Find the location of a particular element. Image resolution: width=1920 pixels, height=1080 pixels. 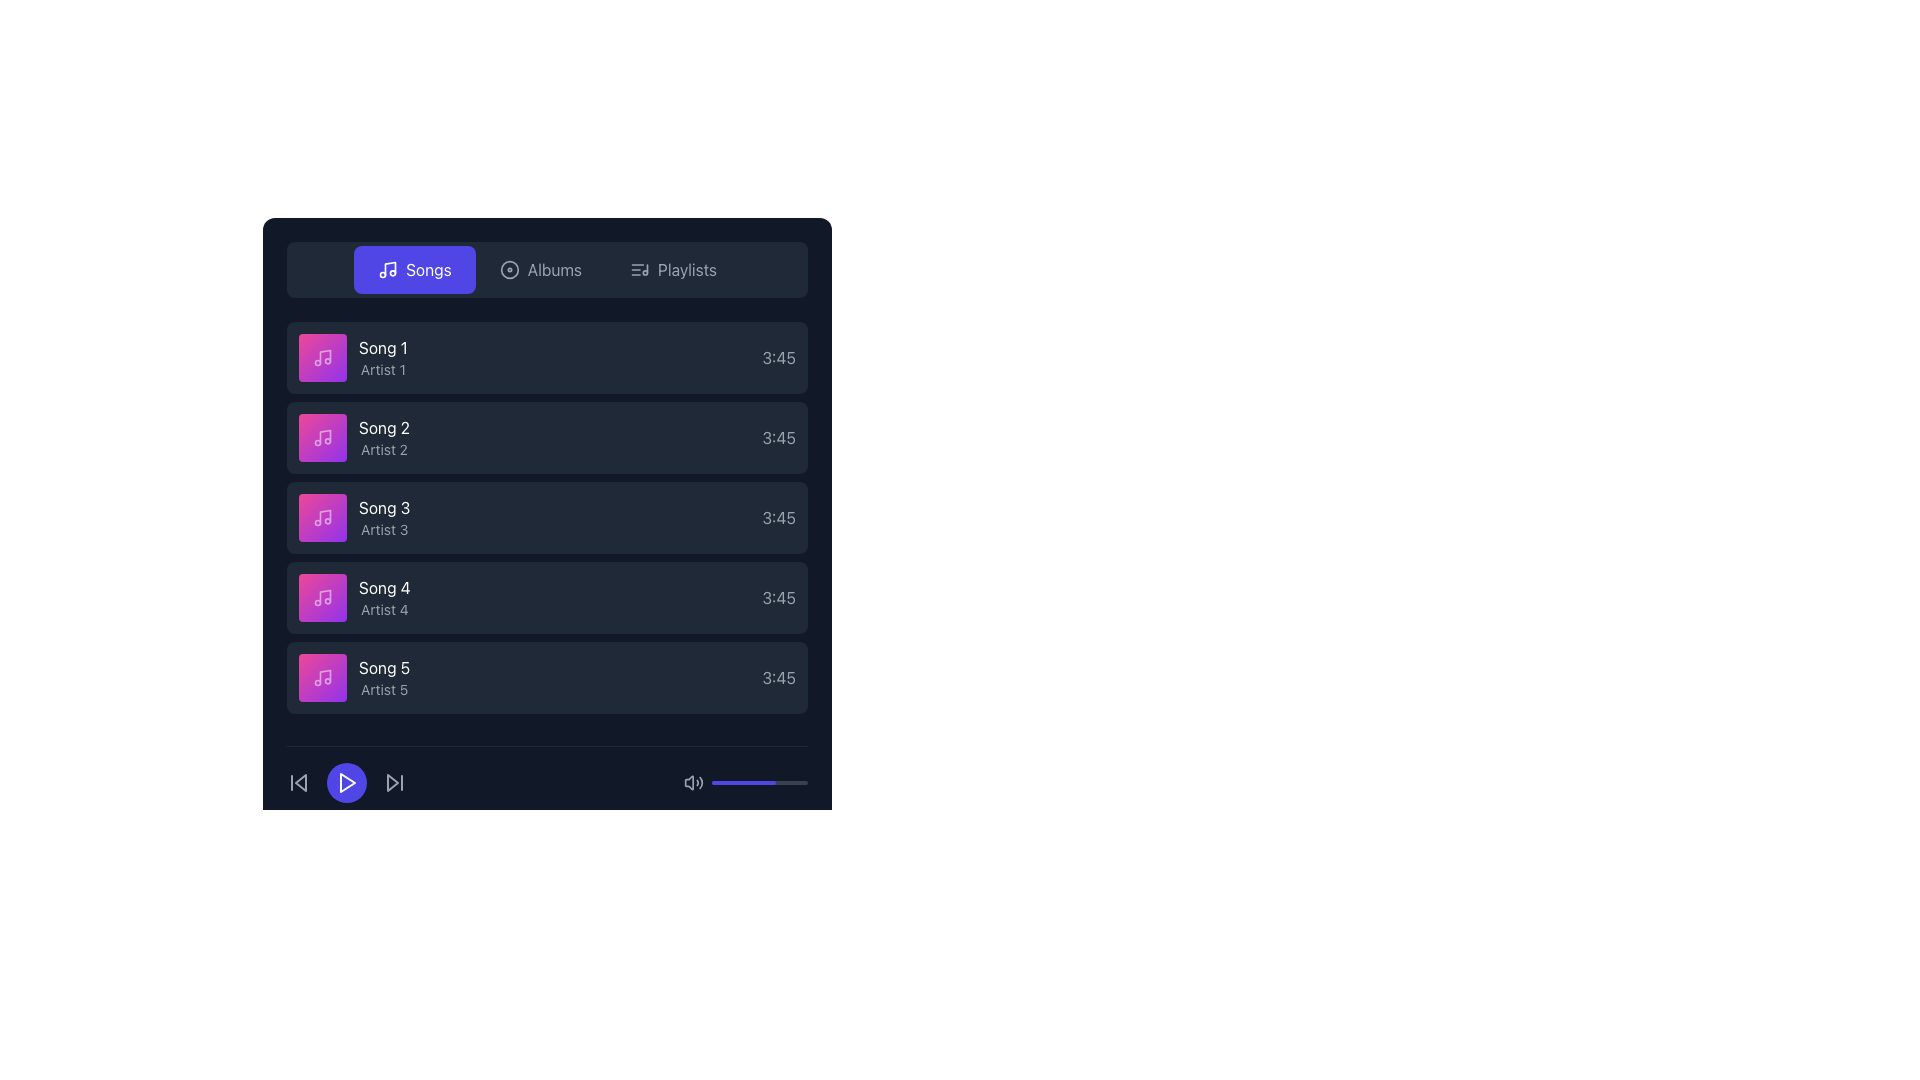

the stylized music note icon located within the fourth item of the vertical list of song entries, specifically for 'Song 4' by 'Artist 4', represented in a purple square tile is located at coordinates (325, 595).